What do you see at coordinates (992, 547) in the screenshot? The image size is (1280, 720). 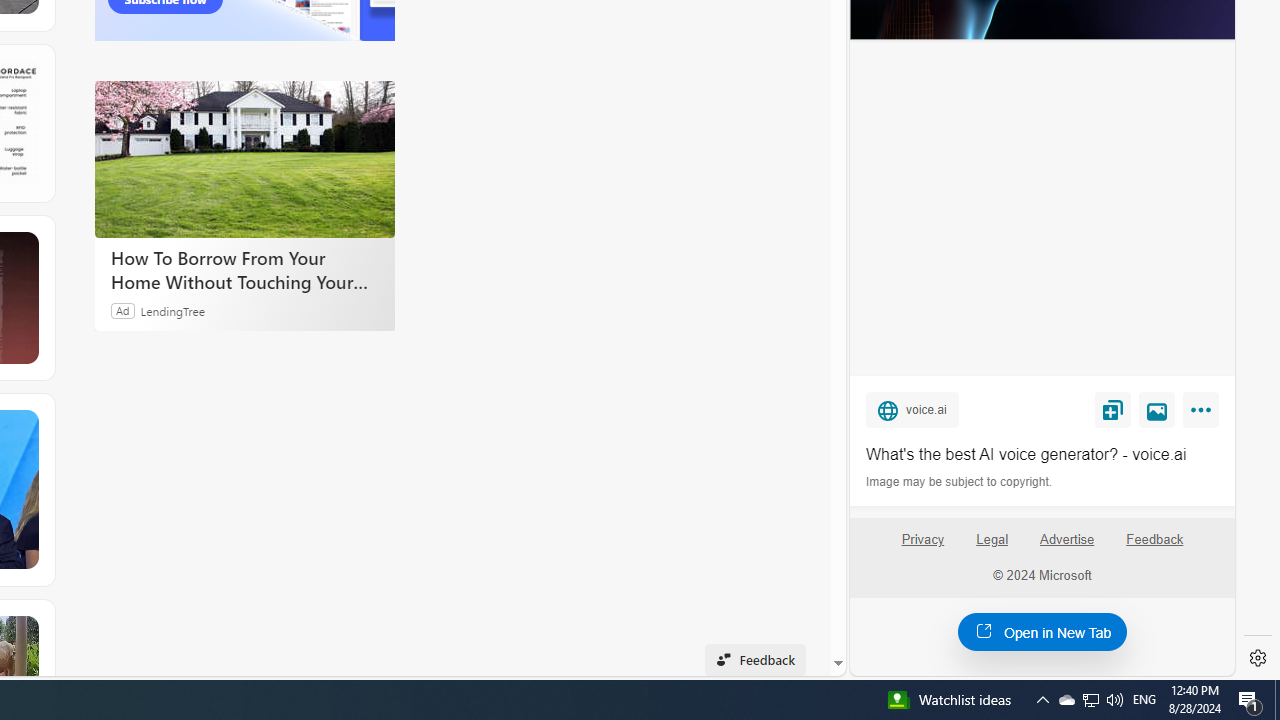 I see `'Legal'` at bounding box center [992, 547].